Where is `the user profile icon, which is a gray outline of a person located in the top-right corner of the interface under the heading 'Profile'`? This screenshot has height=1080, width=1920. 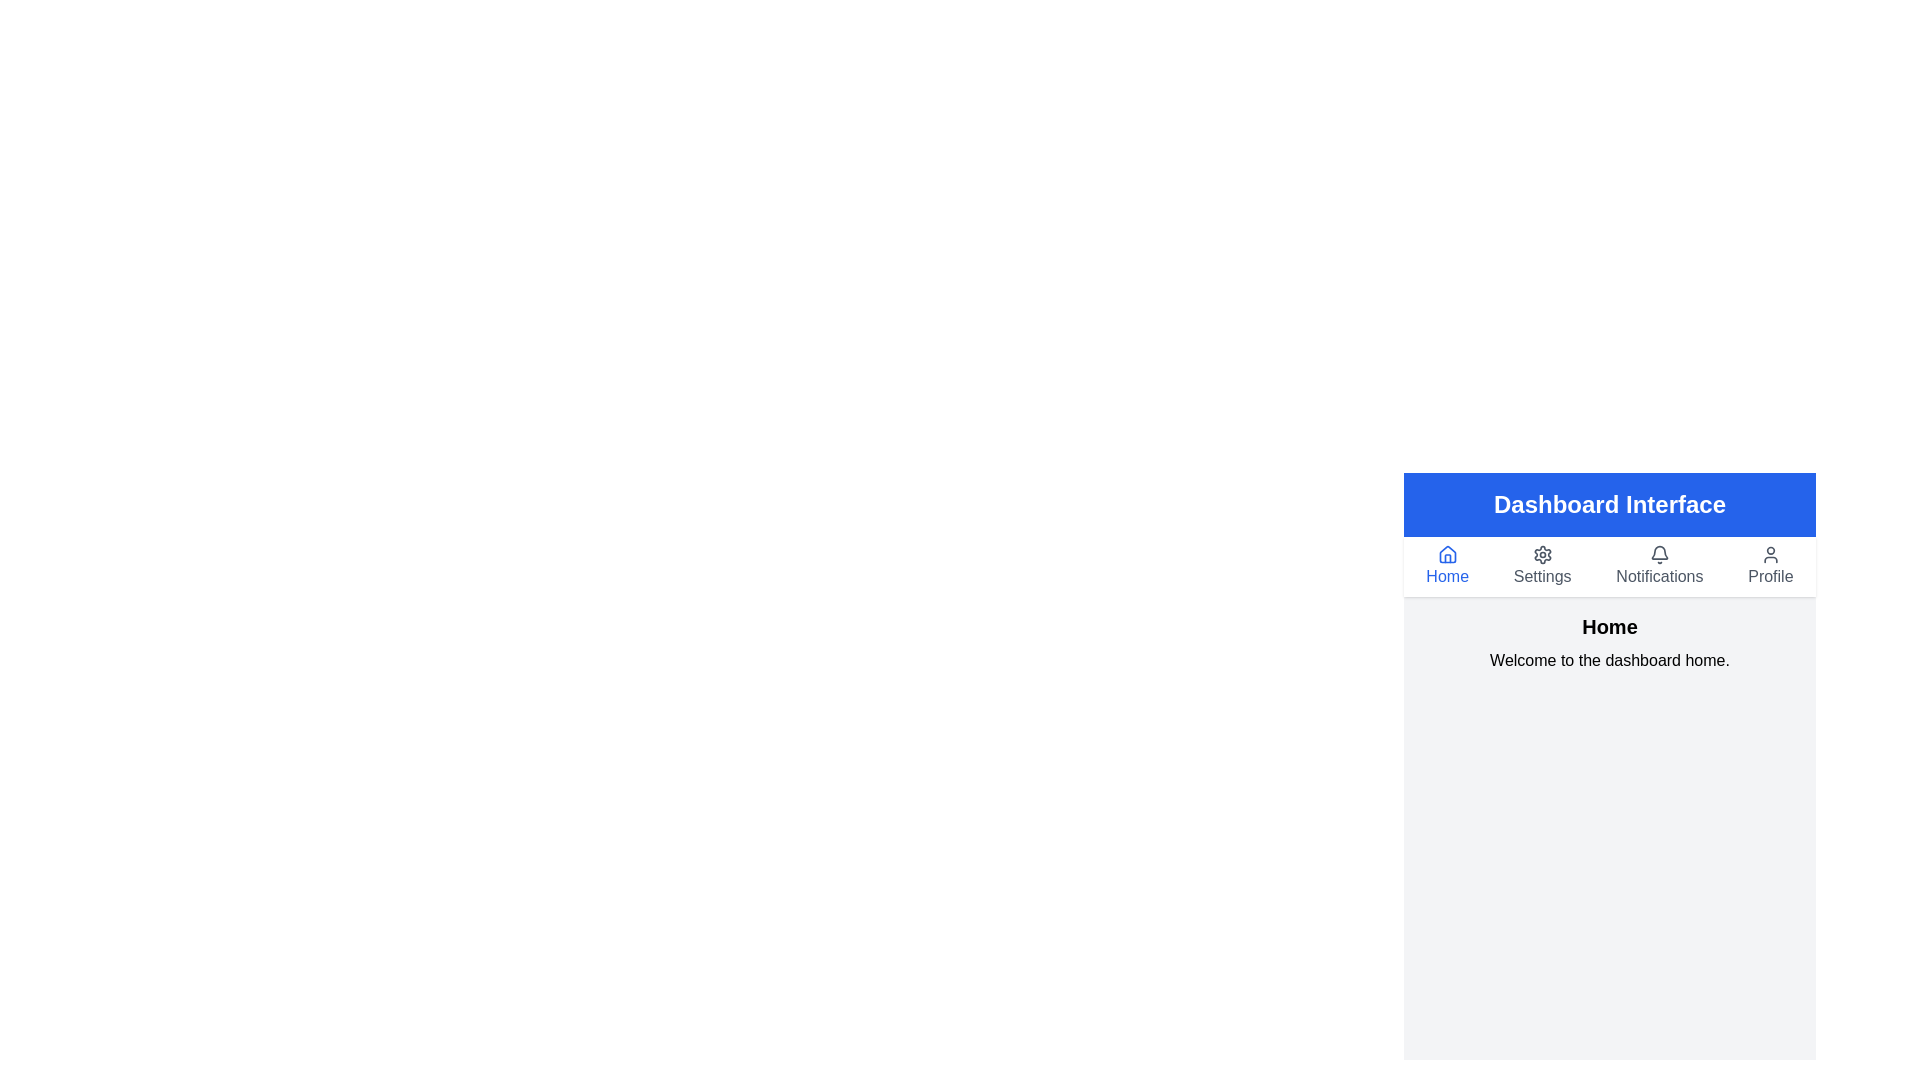 the user profile icon, which is a gray outline of a person located in the top-right corner of the interface under the heading 'Profile' is located at coordinates (1770, 555).